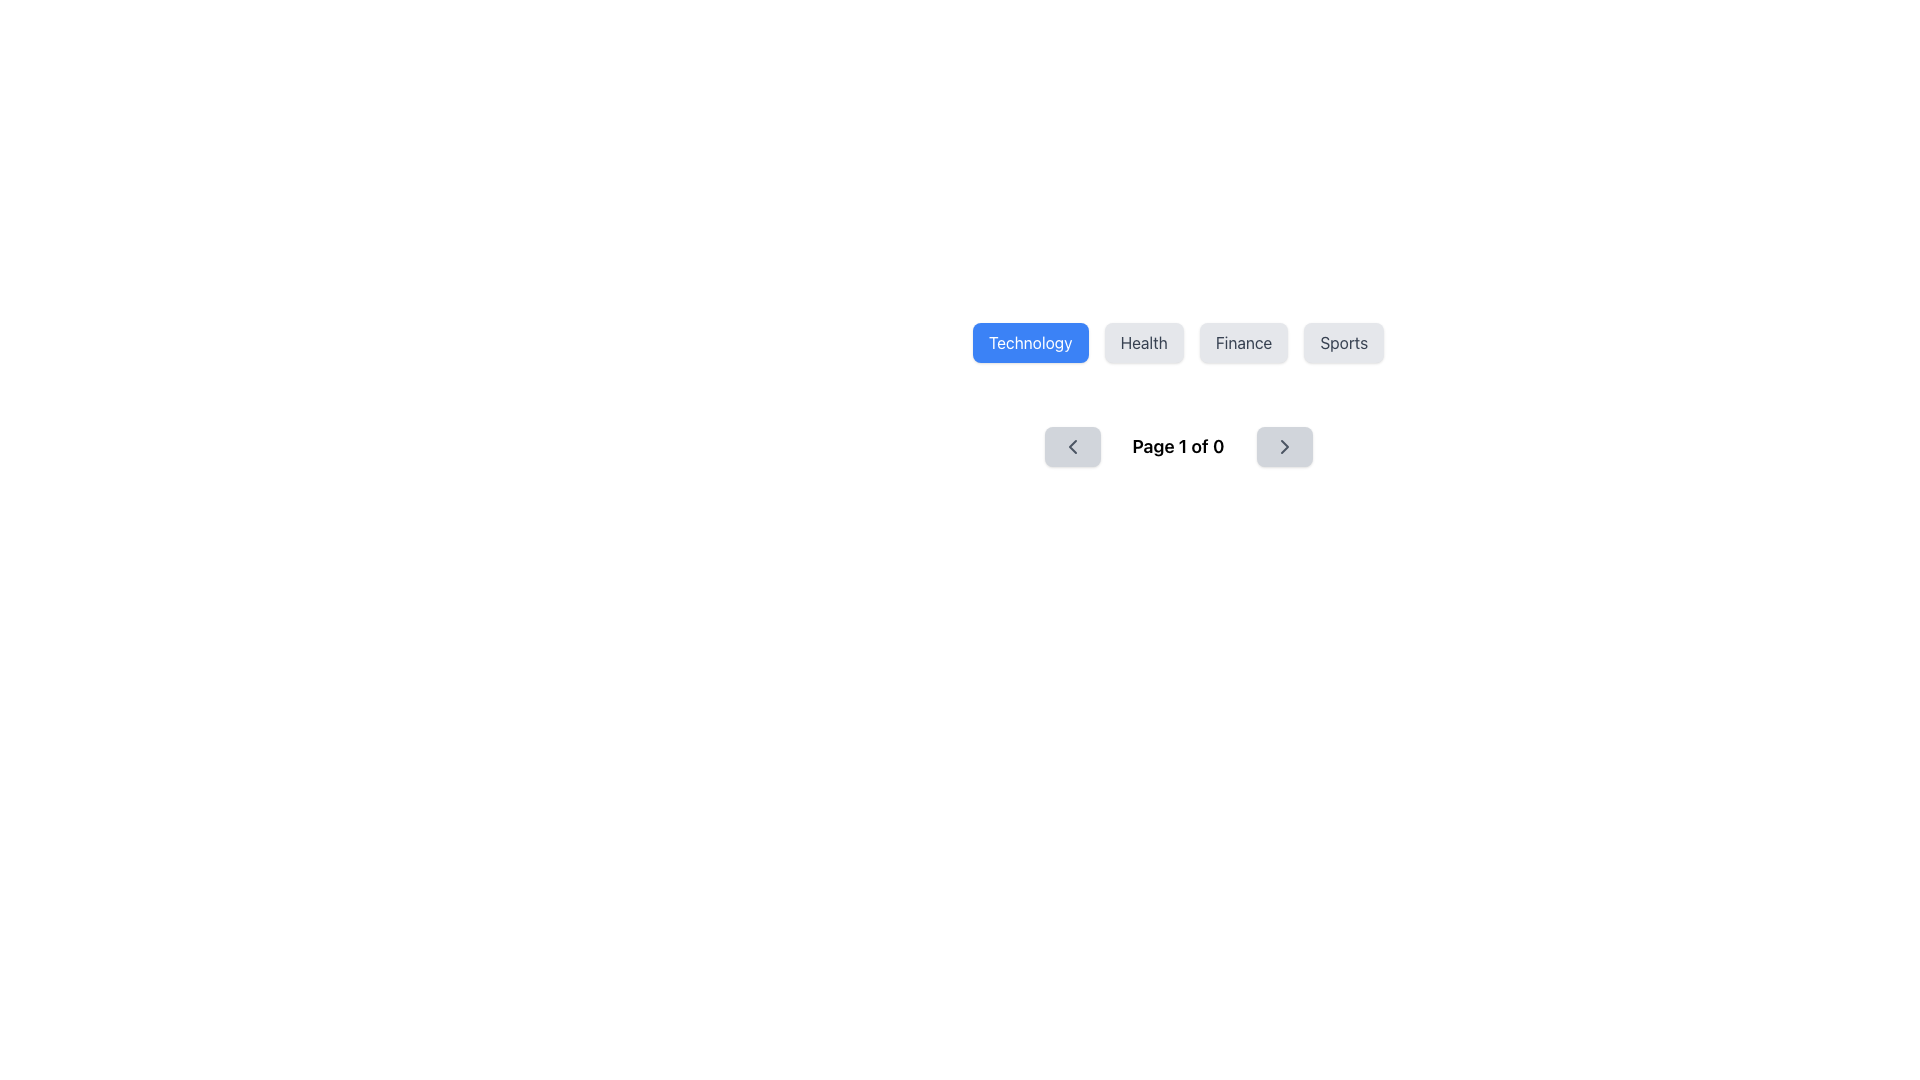 The width and height of the screenshot is (1920, 1080). I want to click on the 'Health' button, which is a rectangular button with a light gray background and dark gray text, so click(1144, 342).